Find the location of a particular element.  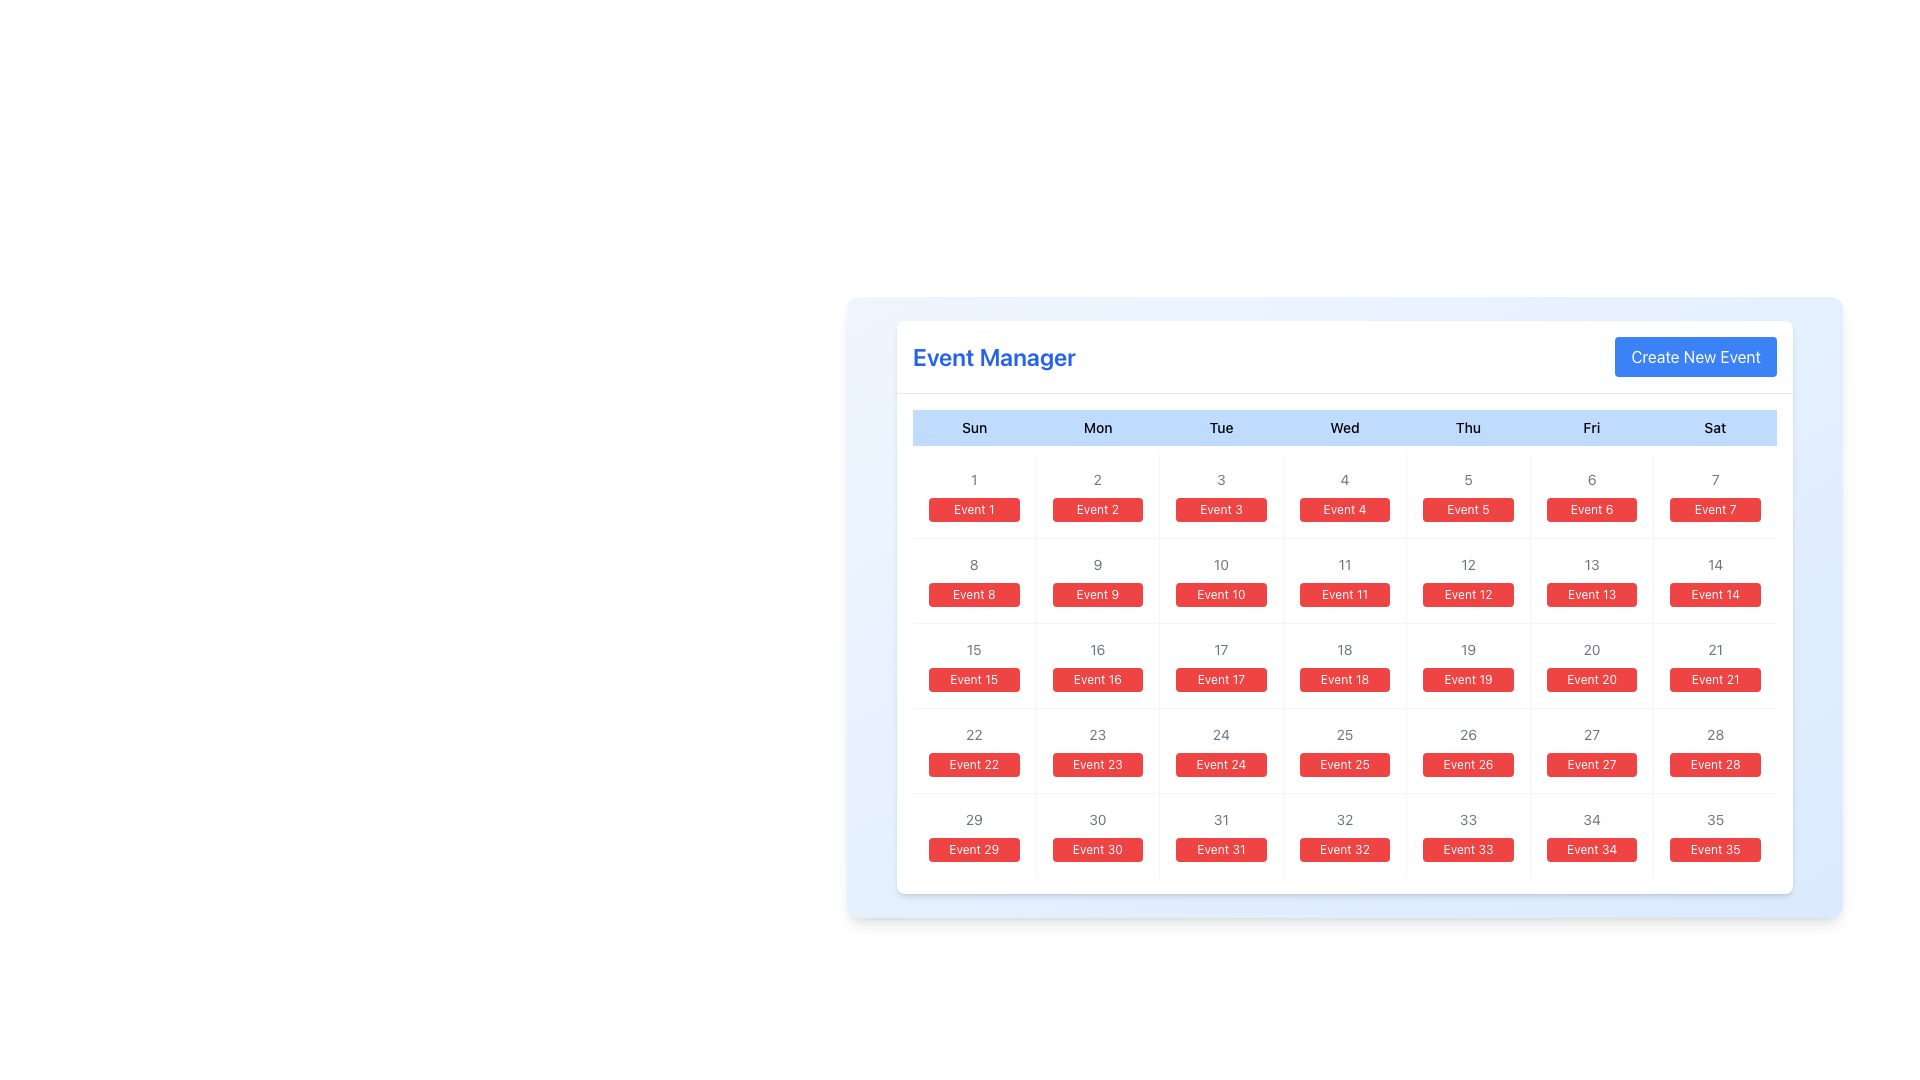

the red rectangular button labeled 'Event 23' on the interactive card located in the fourth row and third column of the event grid is located at coordinates (1096, 751).